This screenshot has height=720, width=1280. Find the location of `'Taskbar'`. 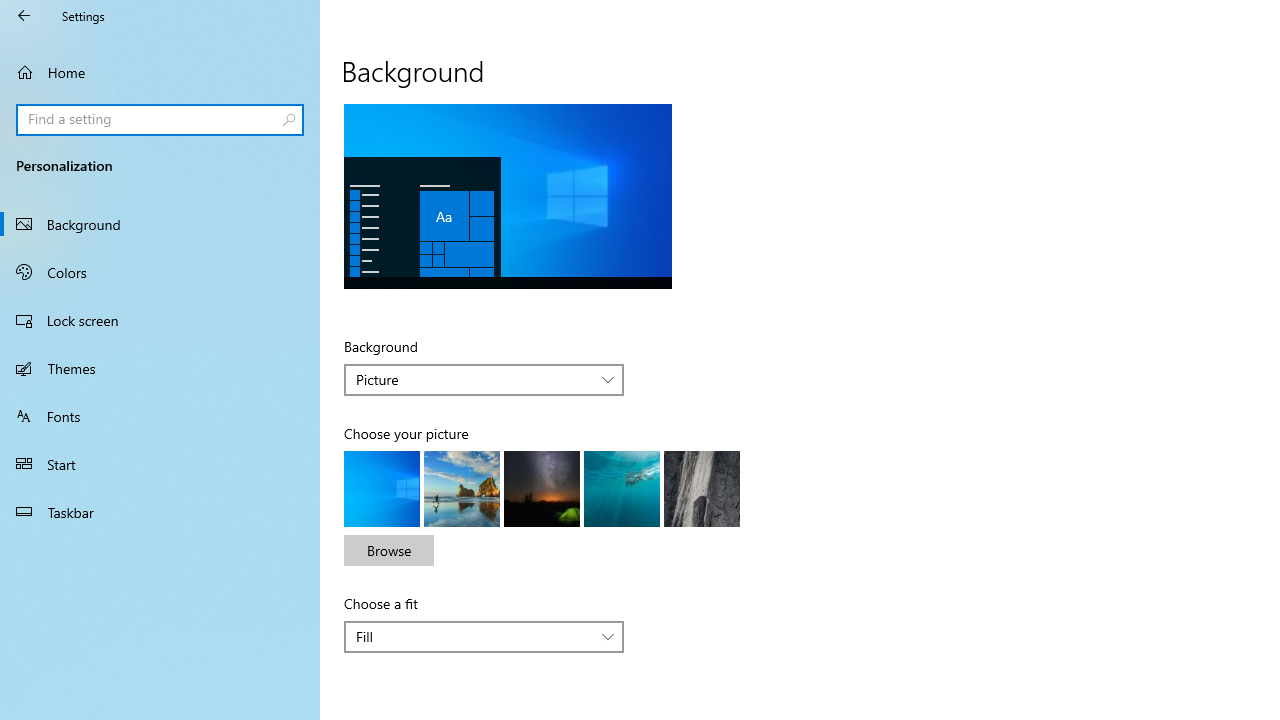

'Taskbar' is located at coordinates (160, 510).